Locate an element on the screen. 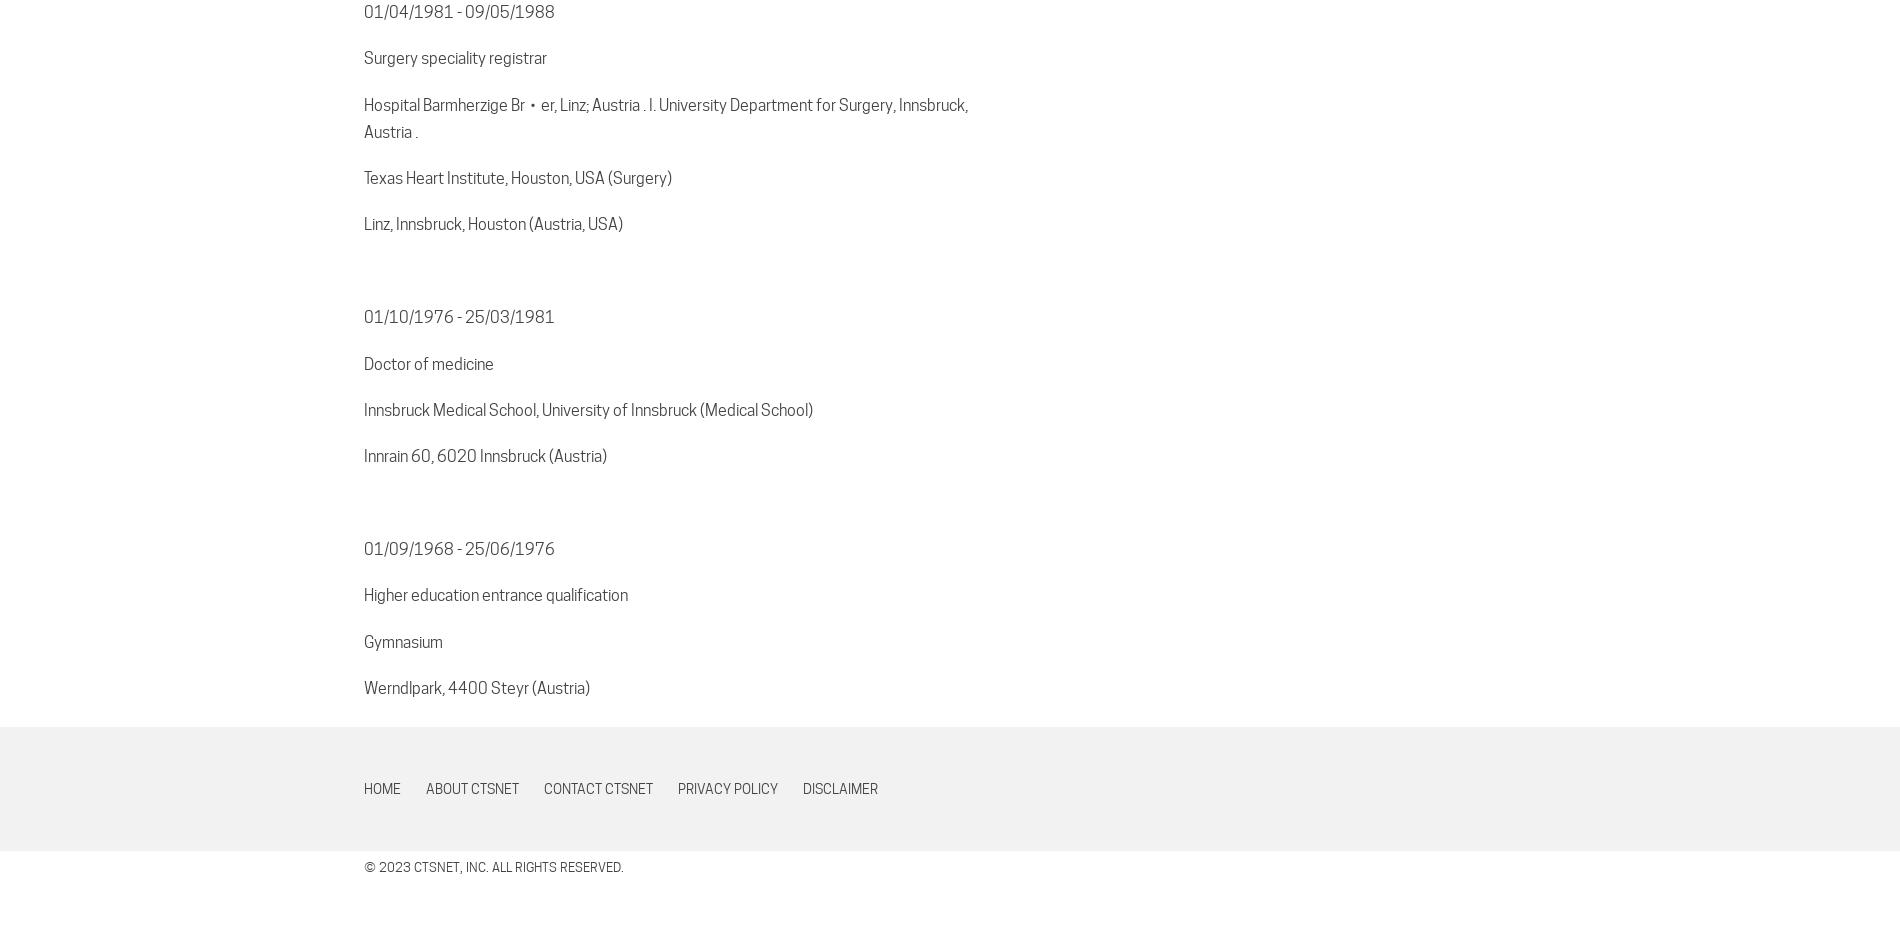 This screenshot has height=933, width=1900. '© 2023 CTSNet, Inc. All rights reserved.' is located at coordinates (363, 865).